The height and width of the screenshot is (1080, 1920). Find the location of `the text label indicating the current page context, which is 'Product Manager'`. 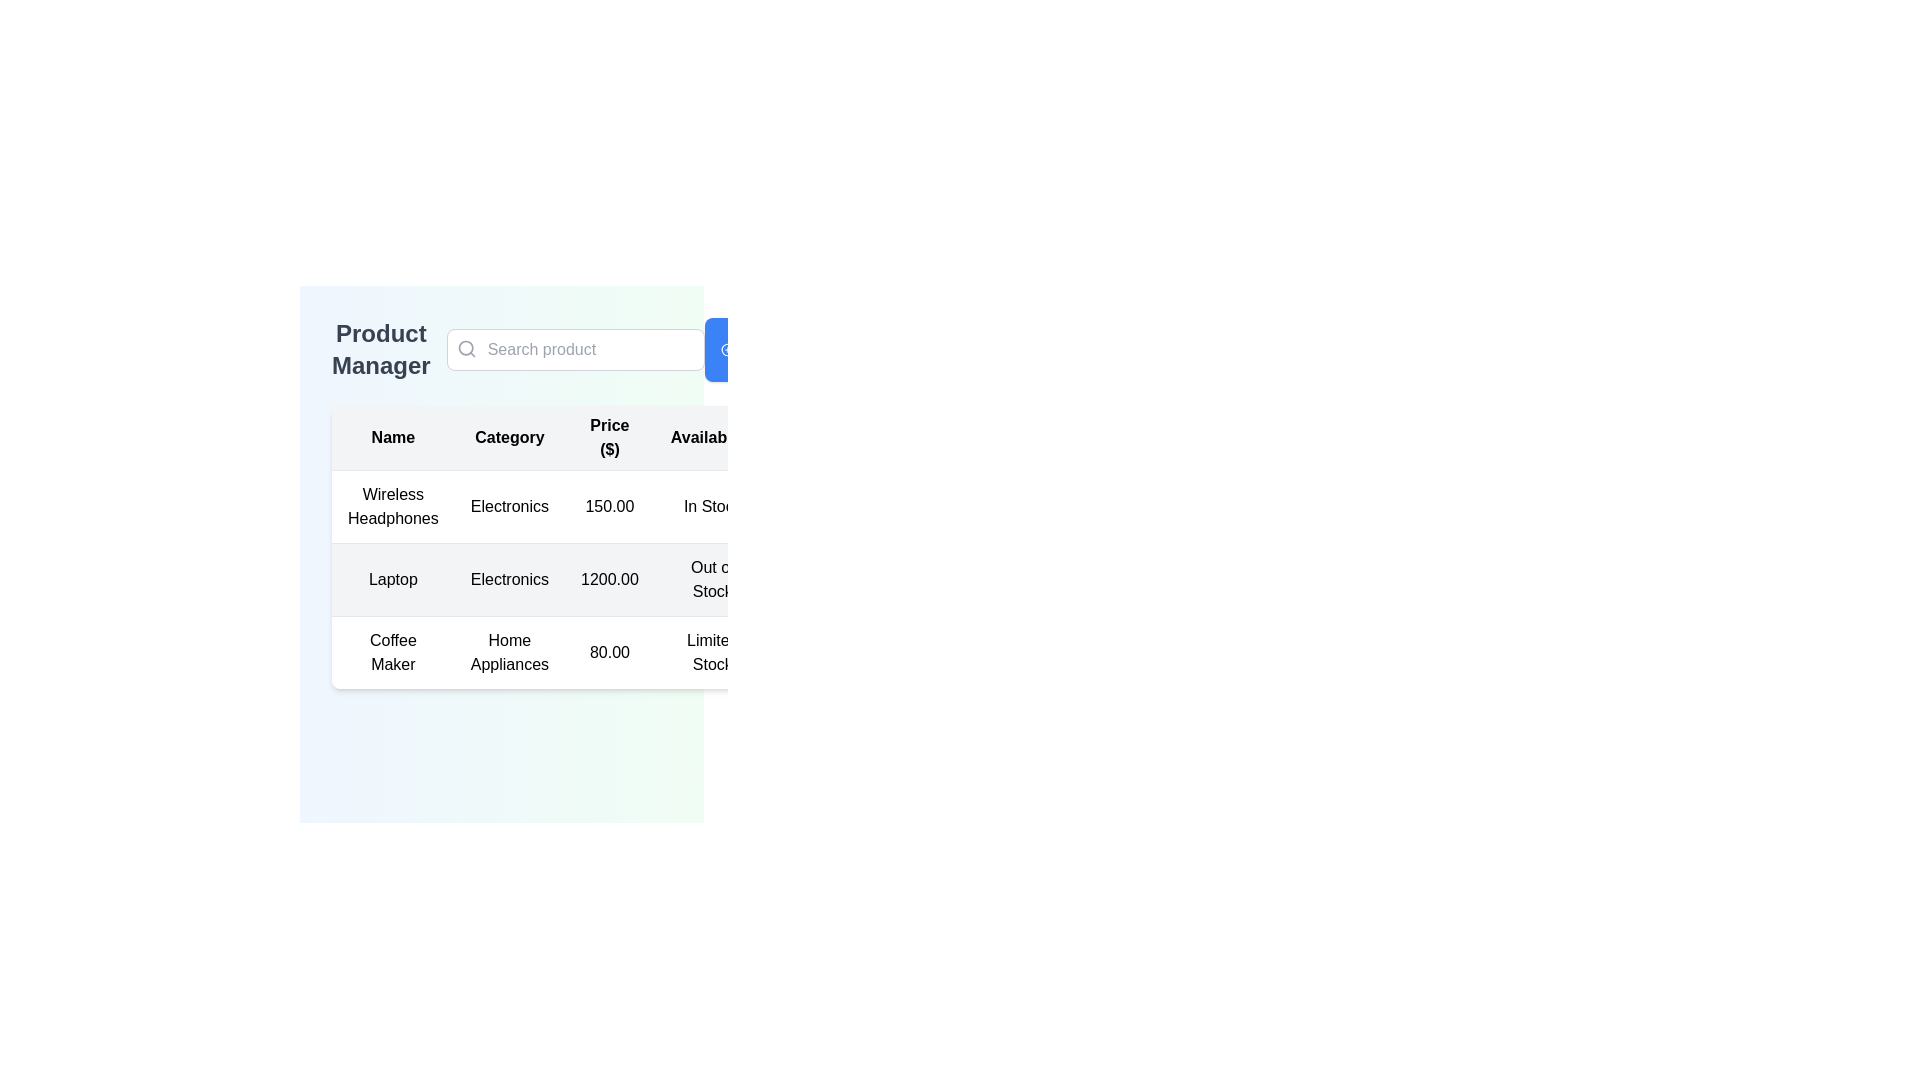

the text label indicating the current page context, which is 'Product Manager' is located at coordinates (518, 349).